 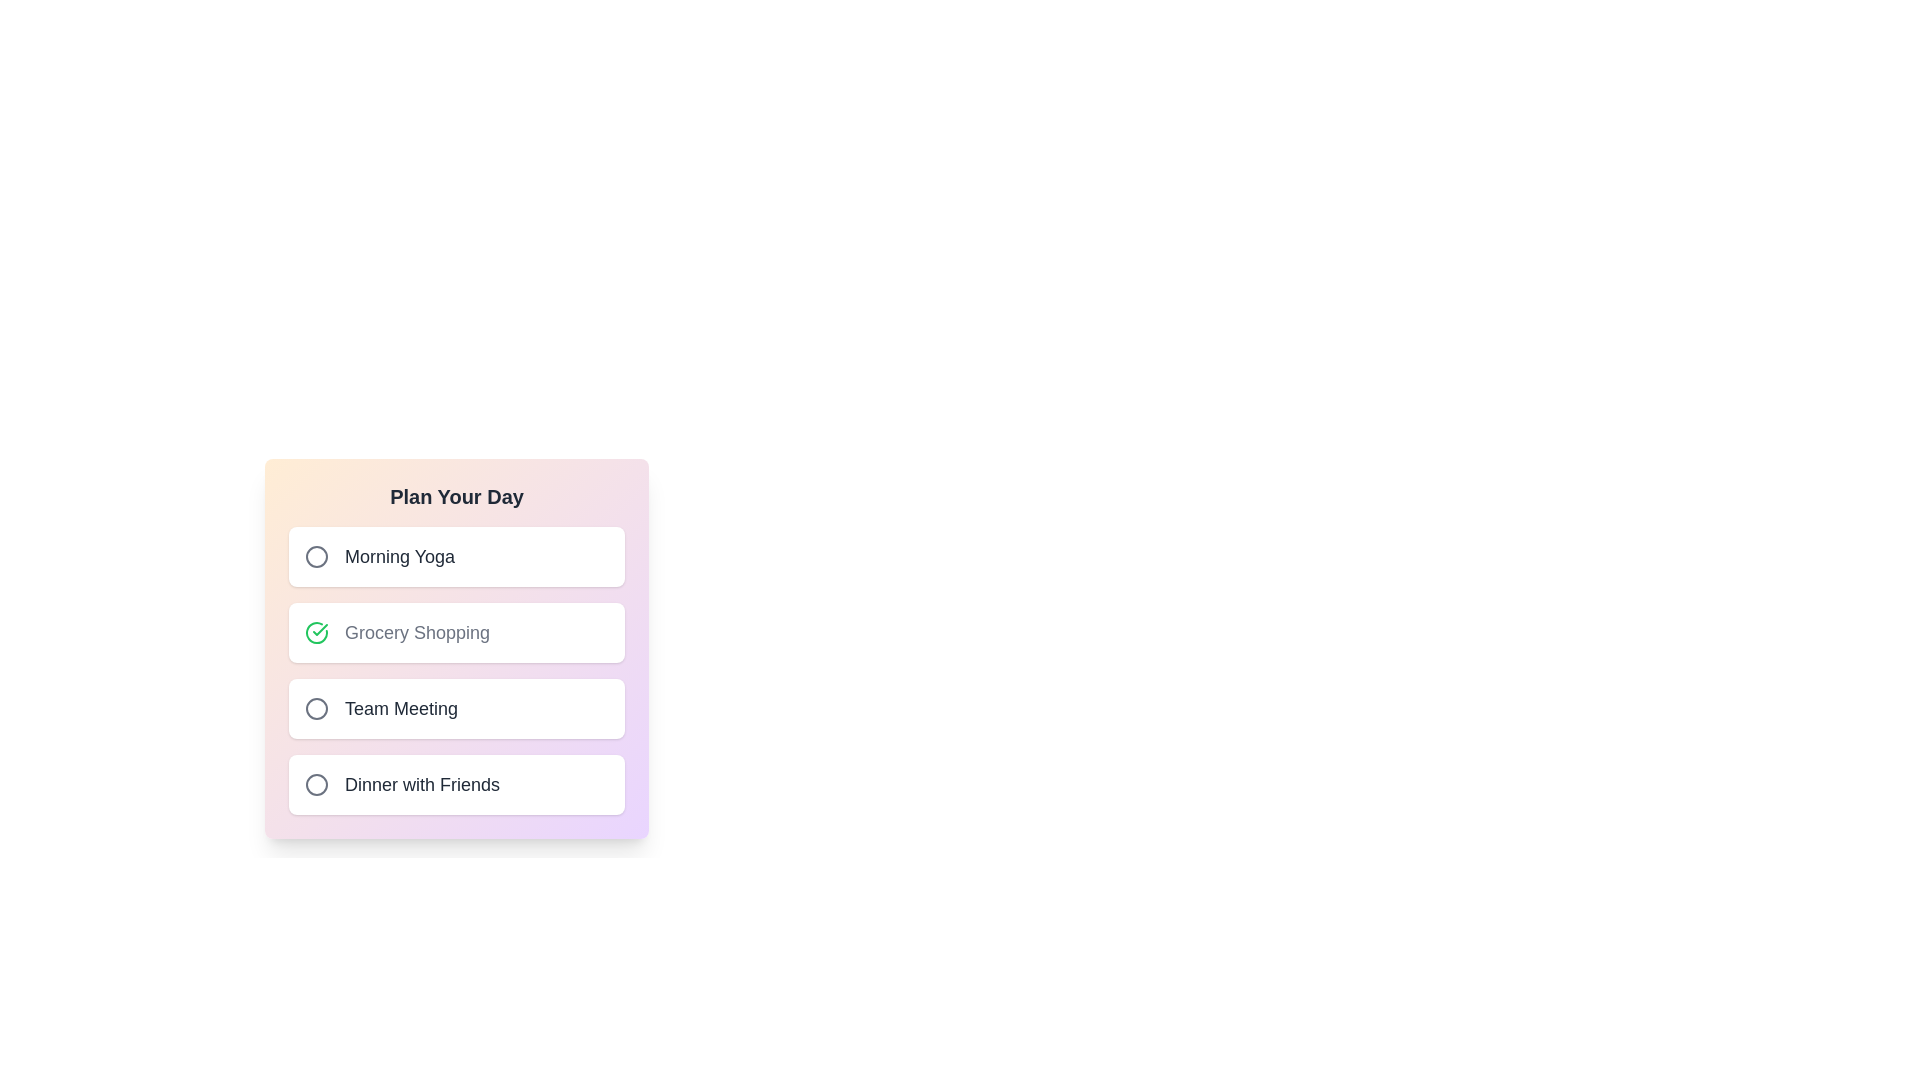 I want to click on the activity identified by Grocery Shopping, so click(x=315, y=632).